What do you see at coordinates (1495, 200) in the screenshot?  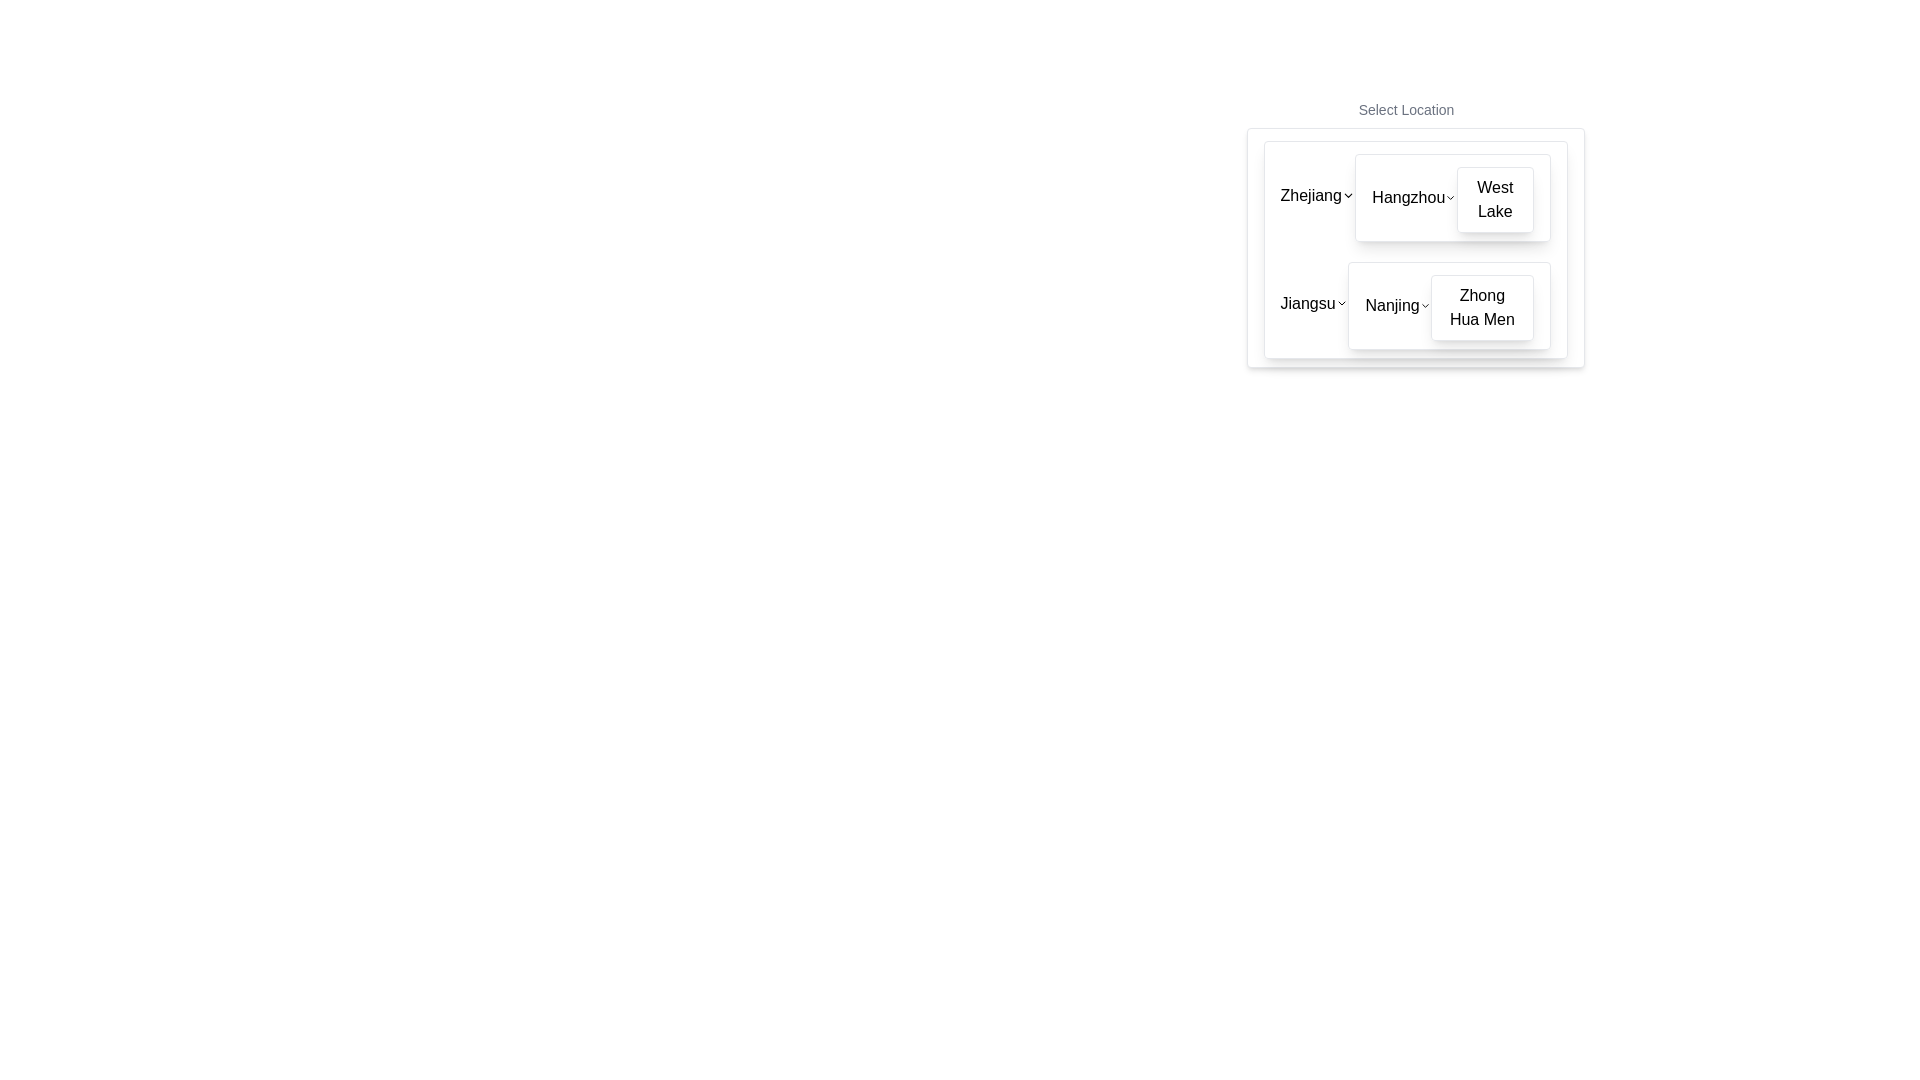 I see `the 'West Lake' option, which is represented as a Text element within an interactive button-like component located at the top-right corner of a two-by-two grid layout, adjacent to 'Hangzhou'` at bounding box center [1495, 200].